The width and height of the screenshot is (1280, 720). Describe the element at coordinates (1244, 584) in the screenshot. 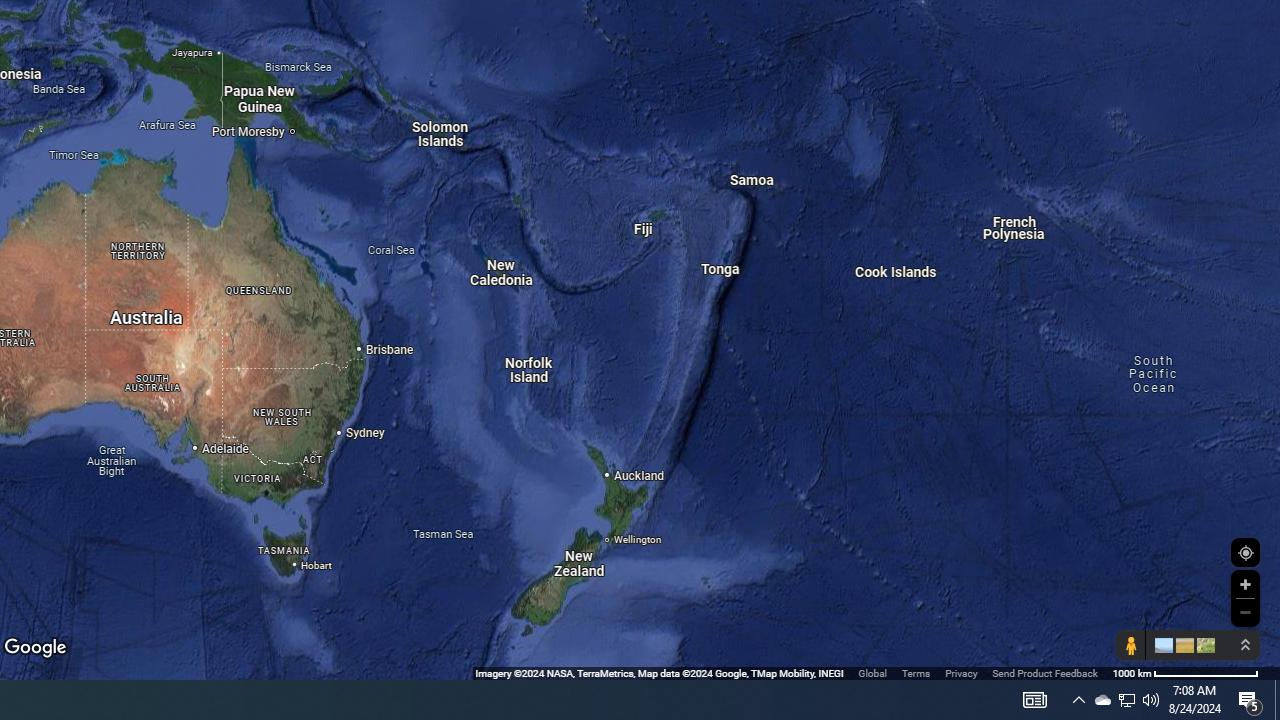

I see `'Zoom in'` at that location.